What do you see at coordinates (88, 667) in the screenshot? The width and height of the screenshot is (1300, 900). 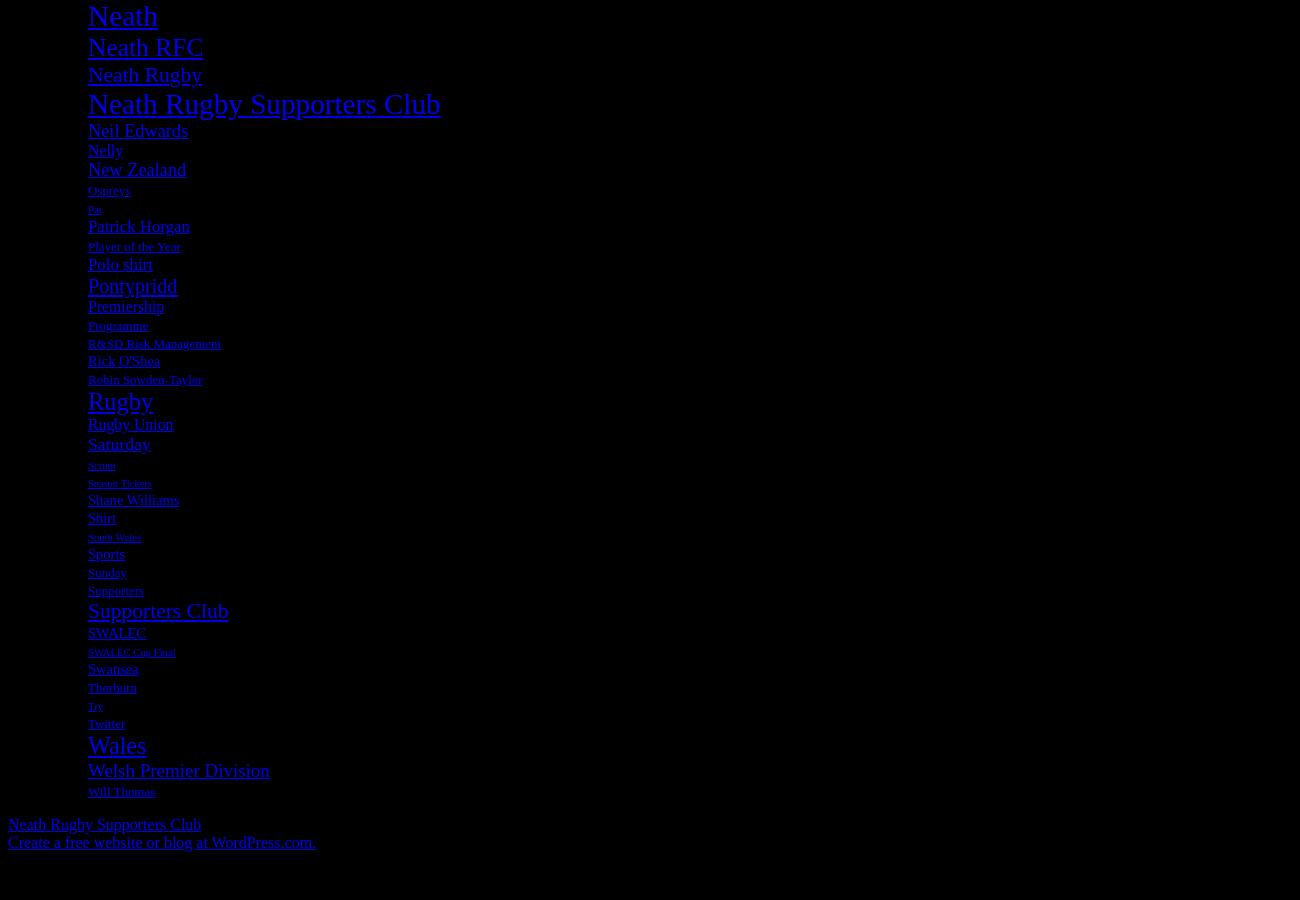 I see `'Swansea'` at bounding box center [88, 667].